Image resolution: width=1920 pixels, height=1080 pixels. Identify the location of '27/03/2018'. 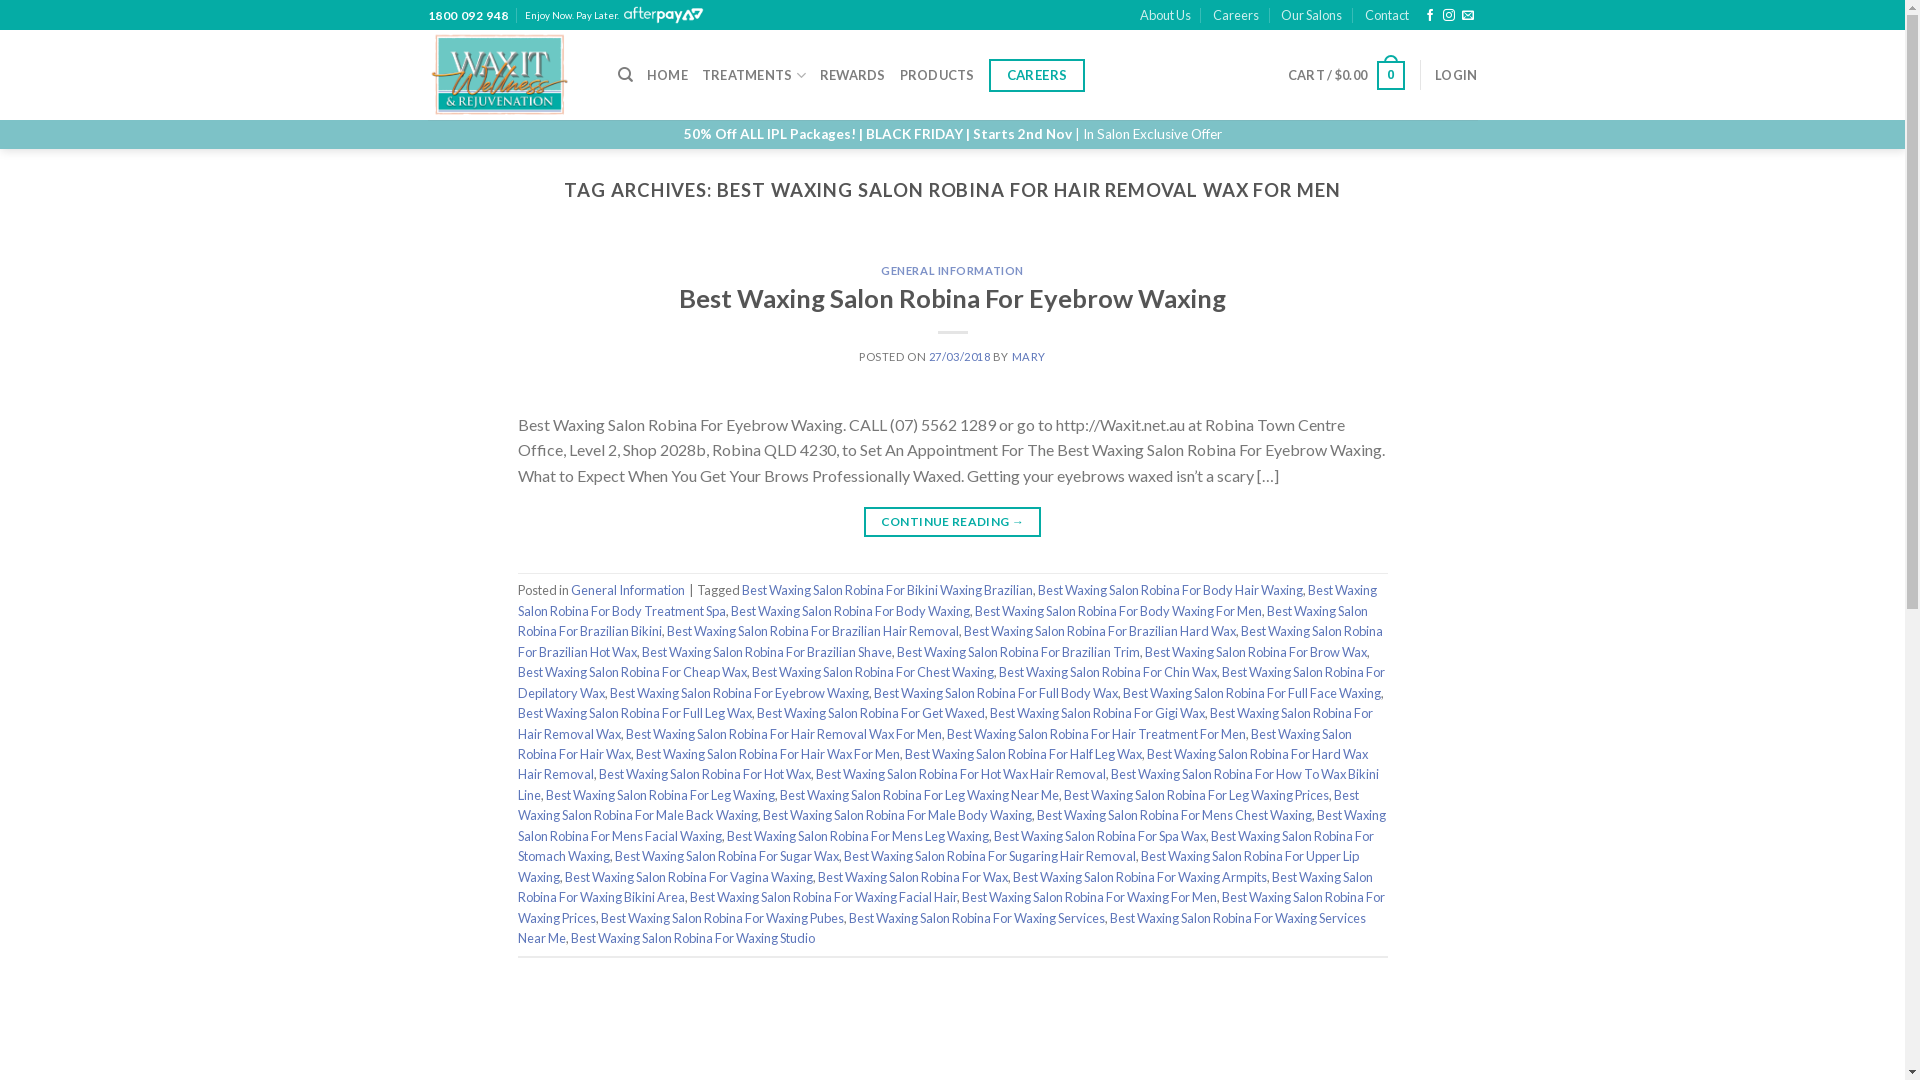
(960, 355).